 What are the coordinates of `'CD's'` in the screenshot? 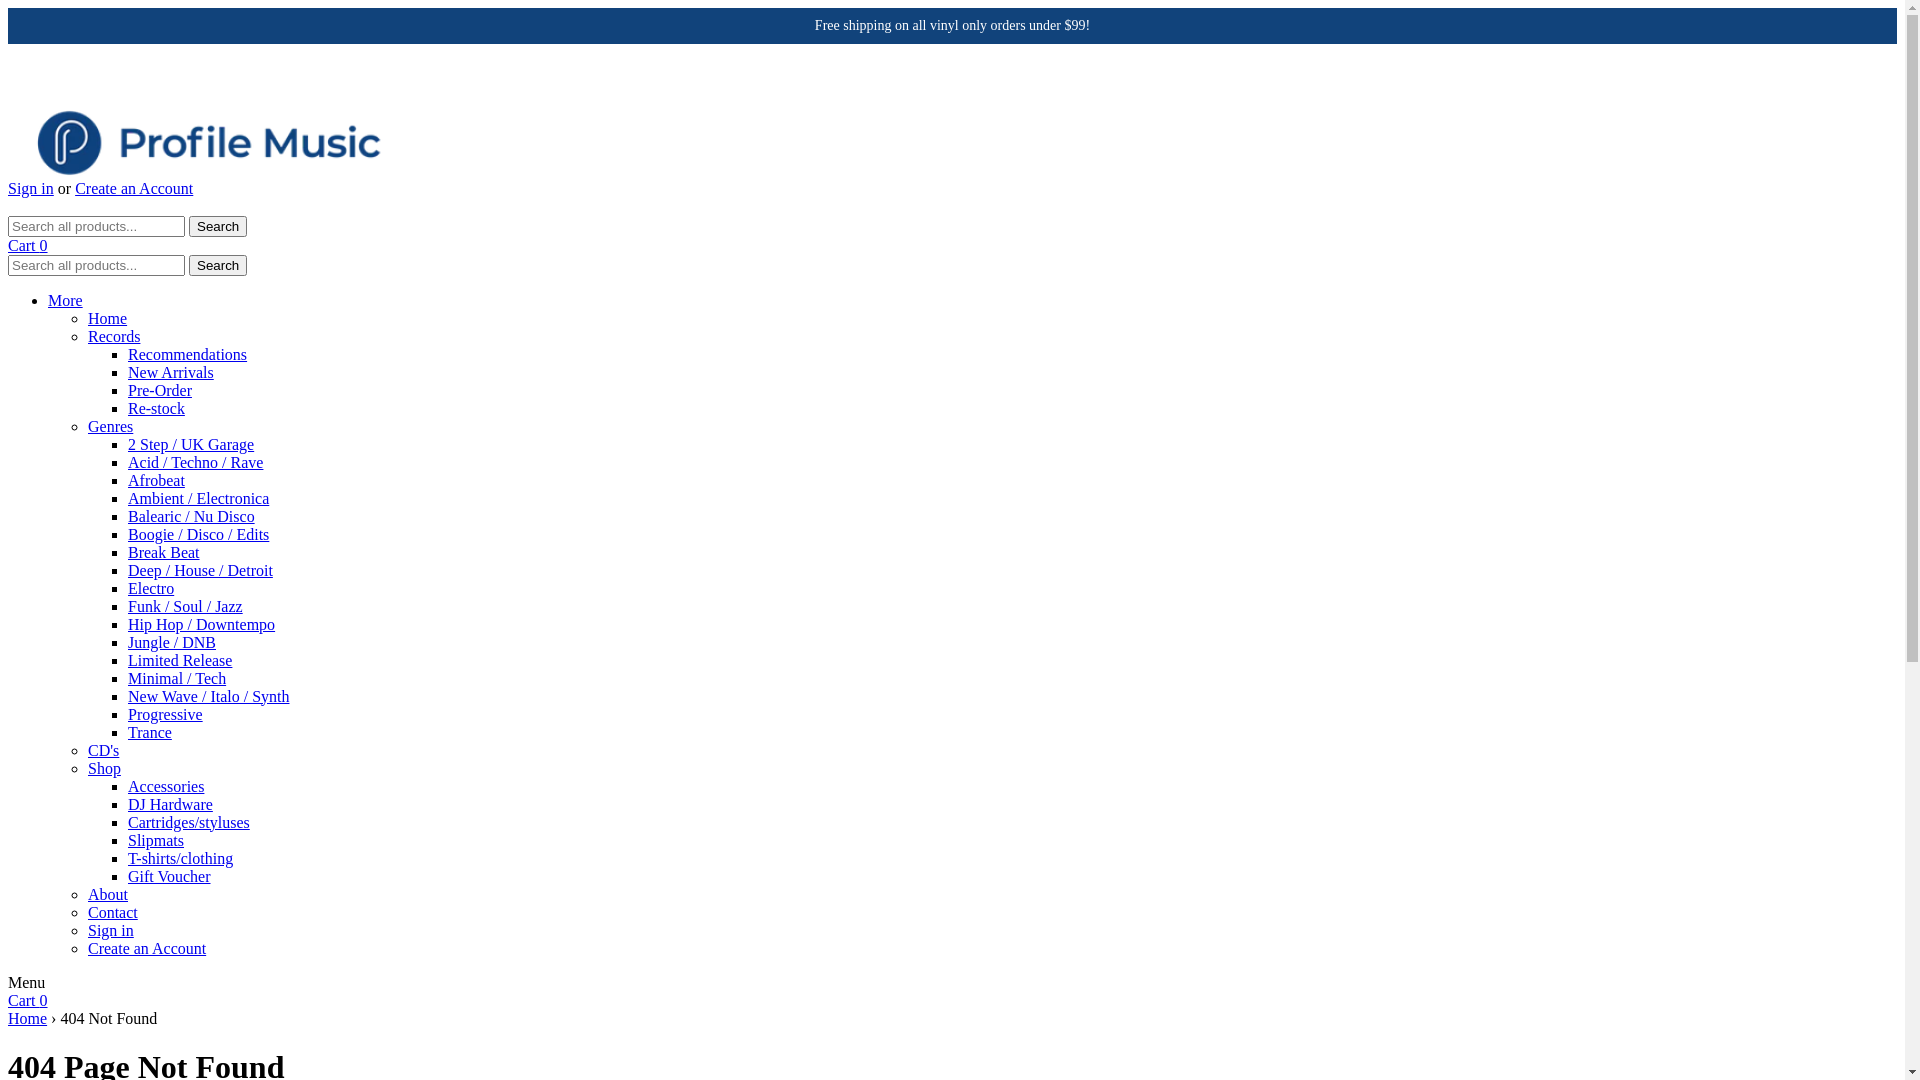 It's located at (102, 750).